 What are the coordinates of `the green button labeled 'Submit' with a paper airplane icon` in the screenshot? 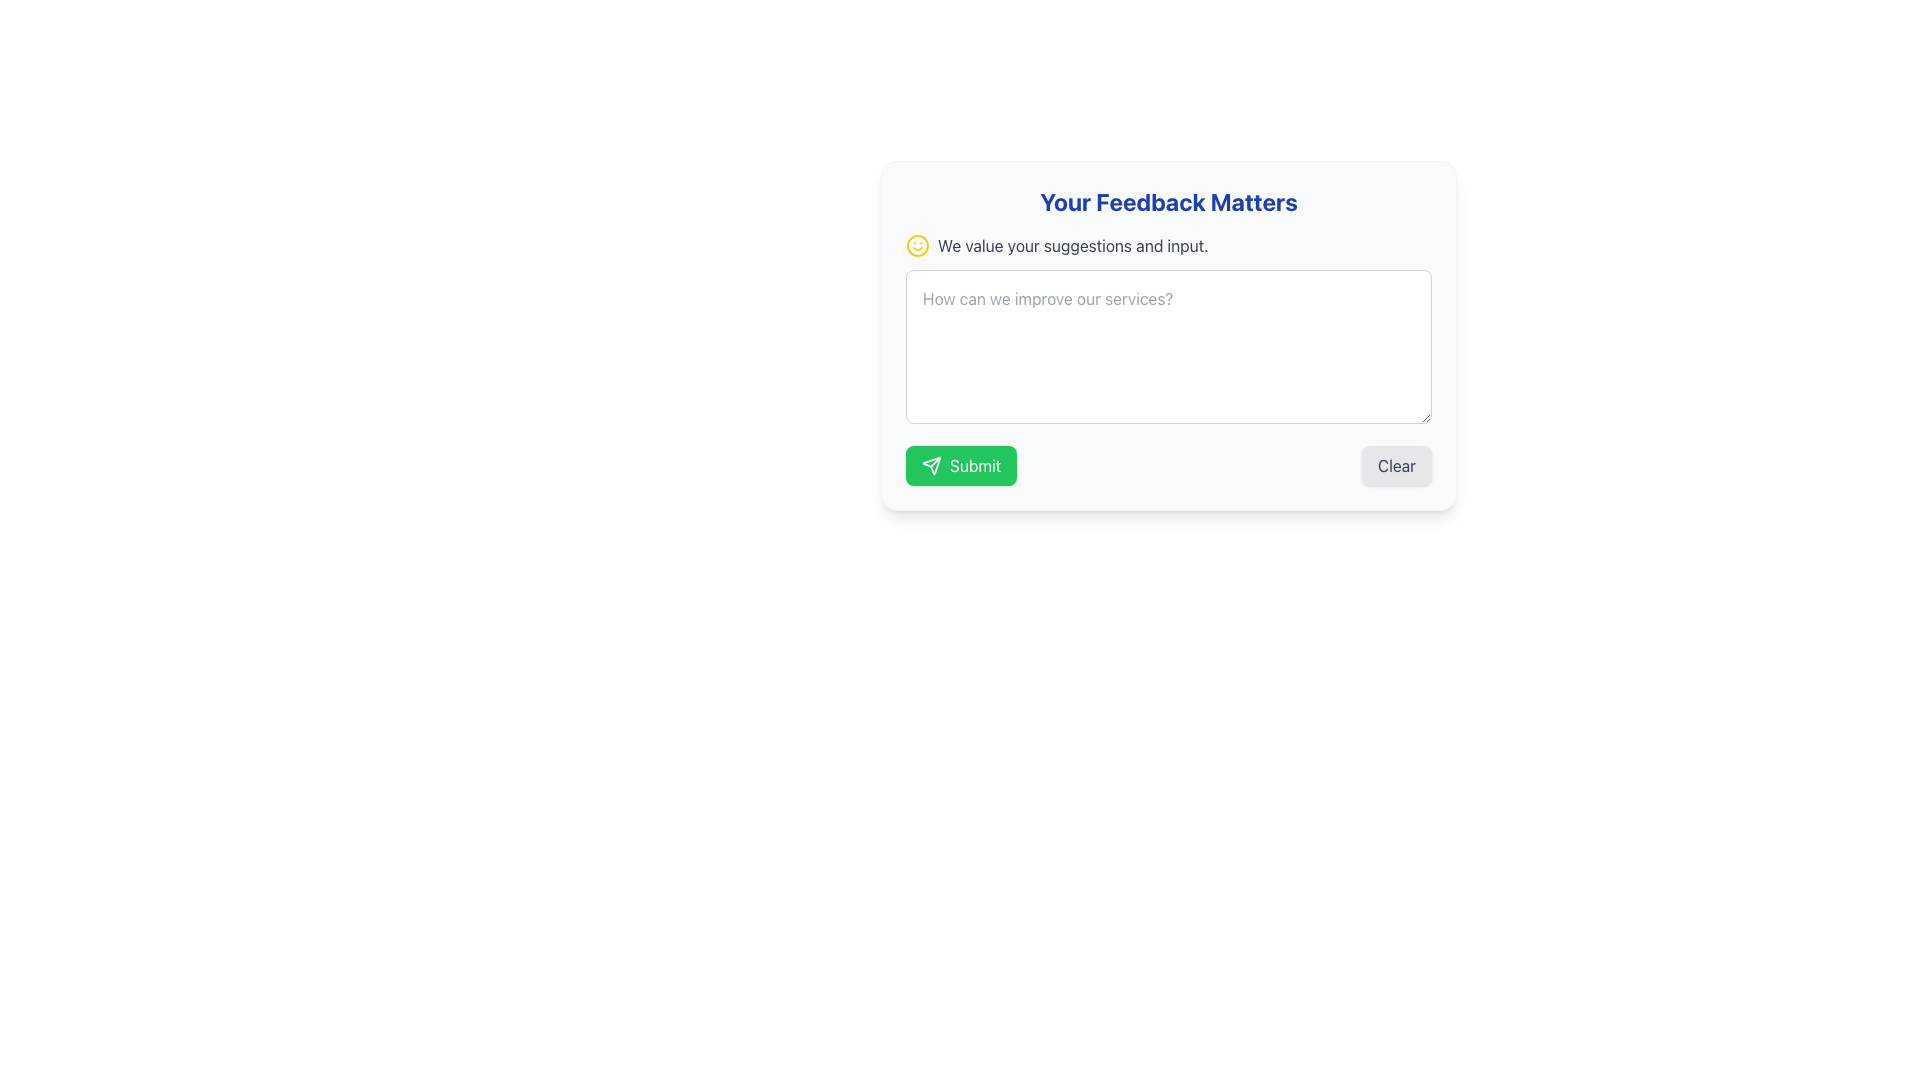 It's located at (961, 466).